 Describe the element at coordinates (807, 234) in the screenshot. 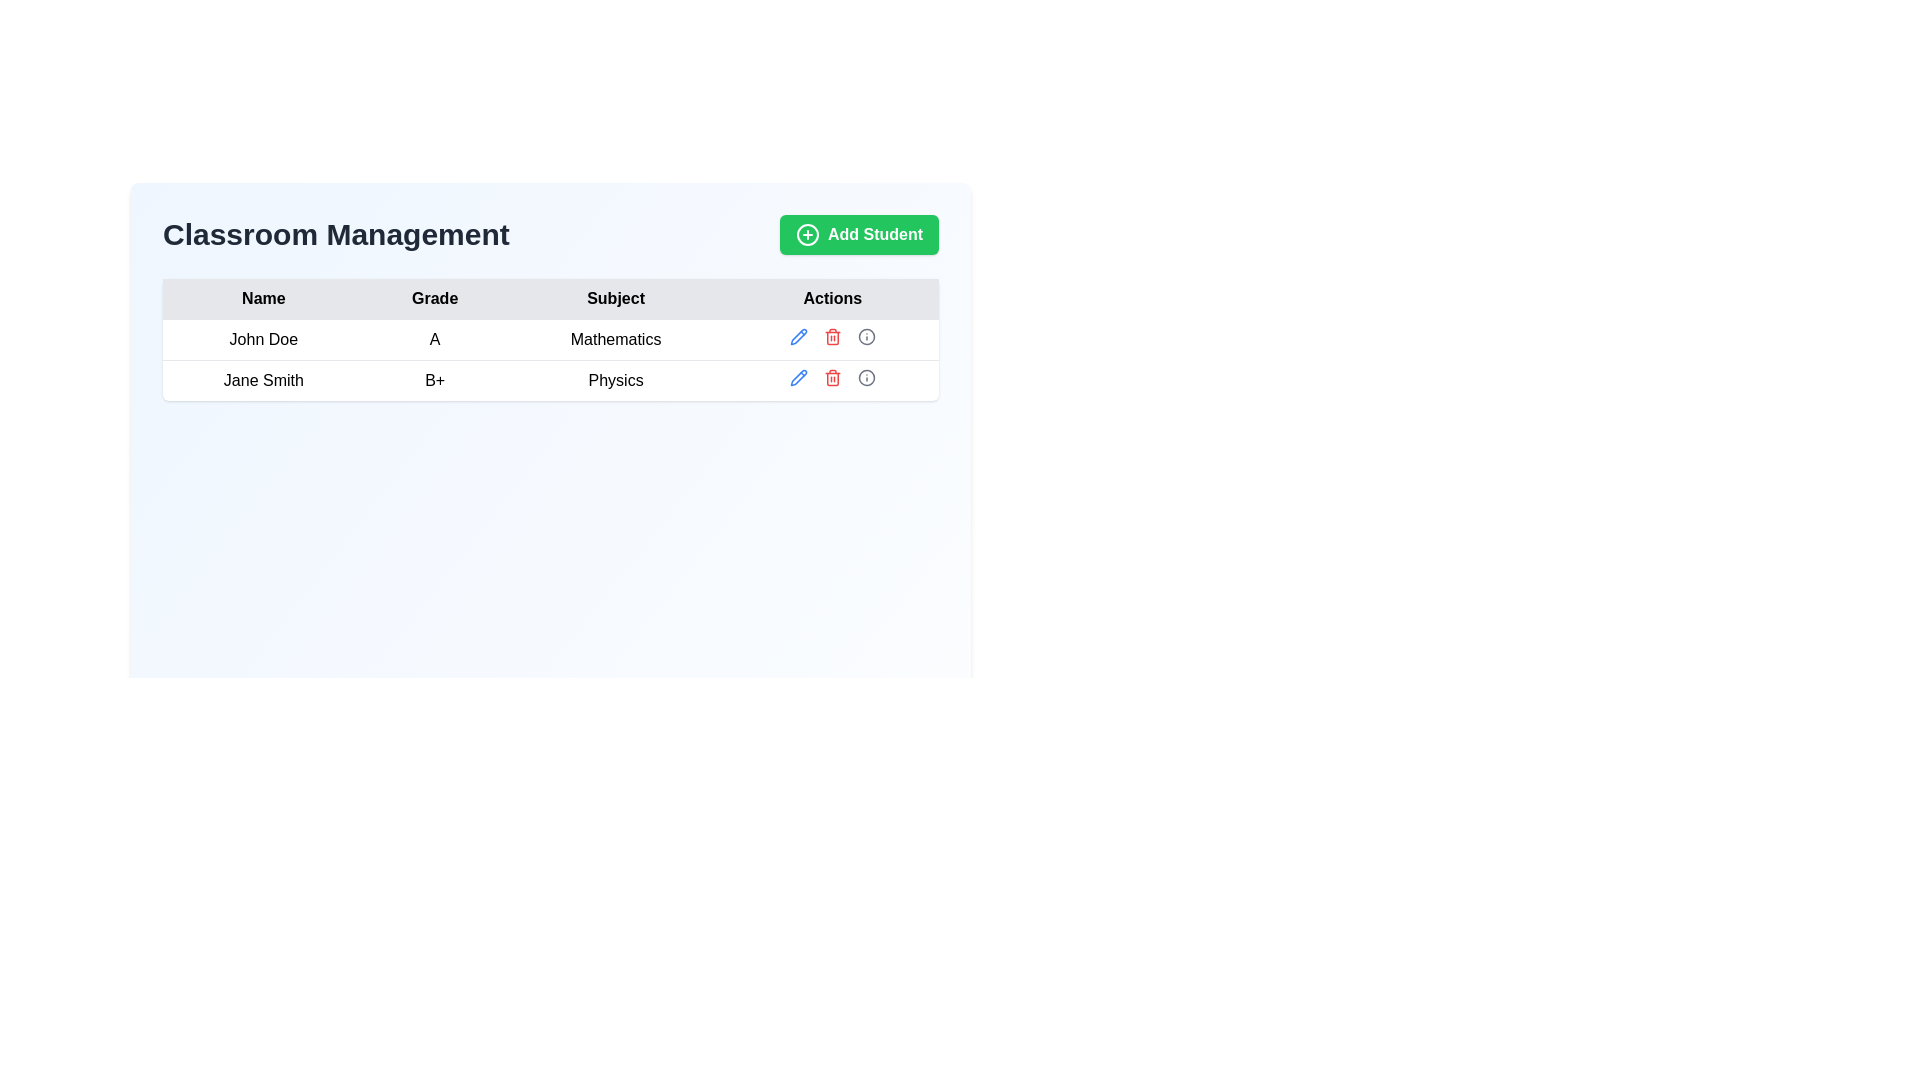

I see `the circular outline representing the addition icon within the 'Add Student' button, located at the top-right section of the interface` at that location.